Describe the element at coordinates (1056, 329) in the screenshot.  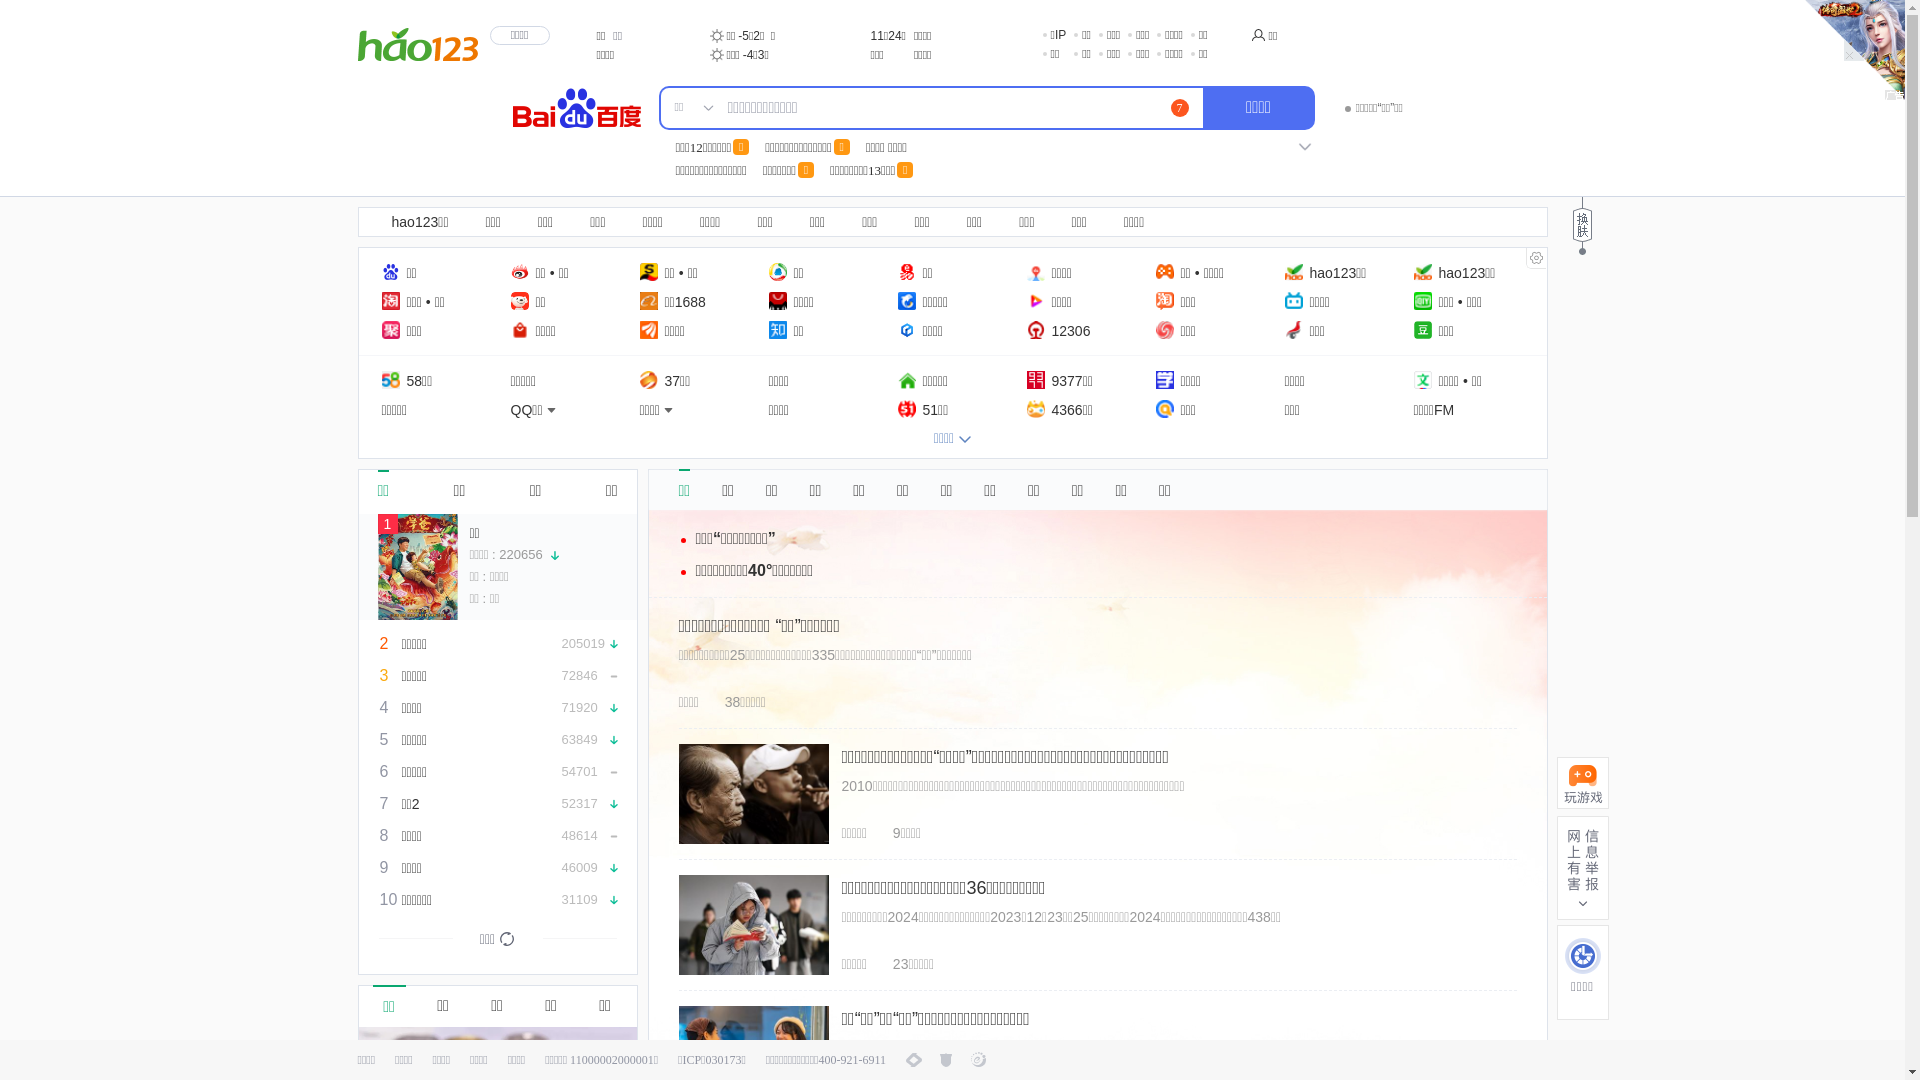
I see `'12306'` at that location.